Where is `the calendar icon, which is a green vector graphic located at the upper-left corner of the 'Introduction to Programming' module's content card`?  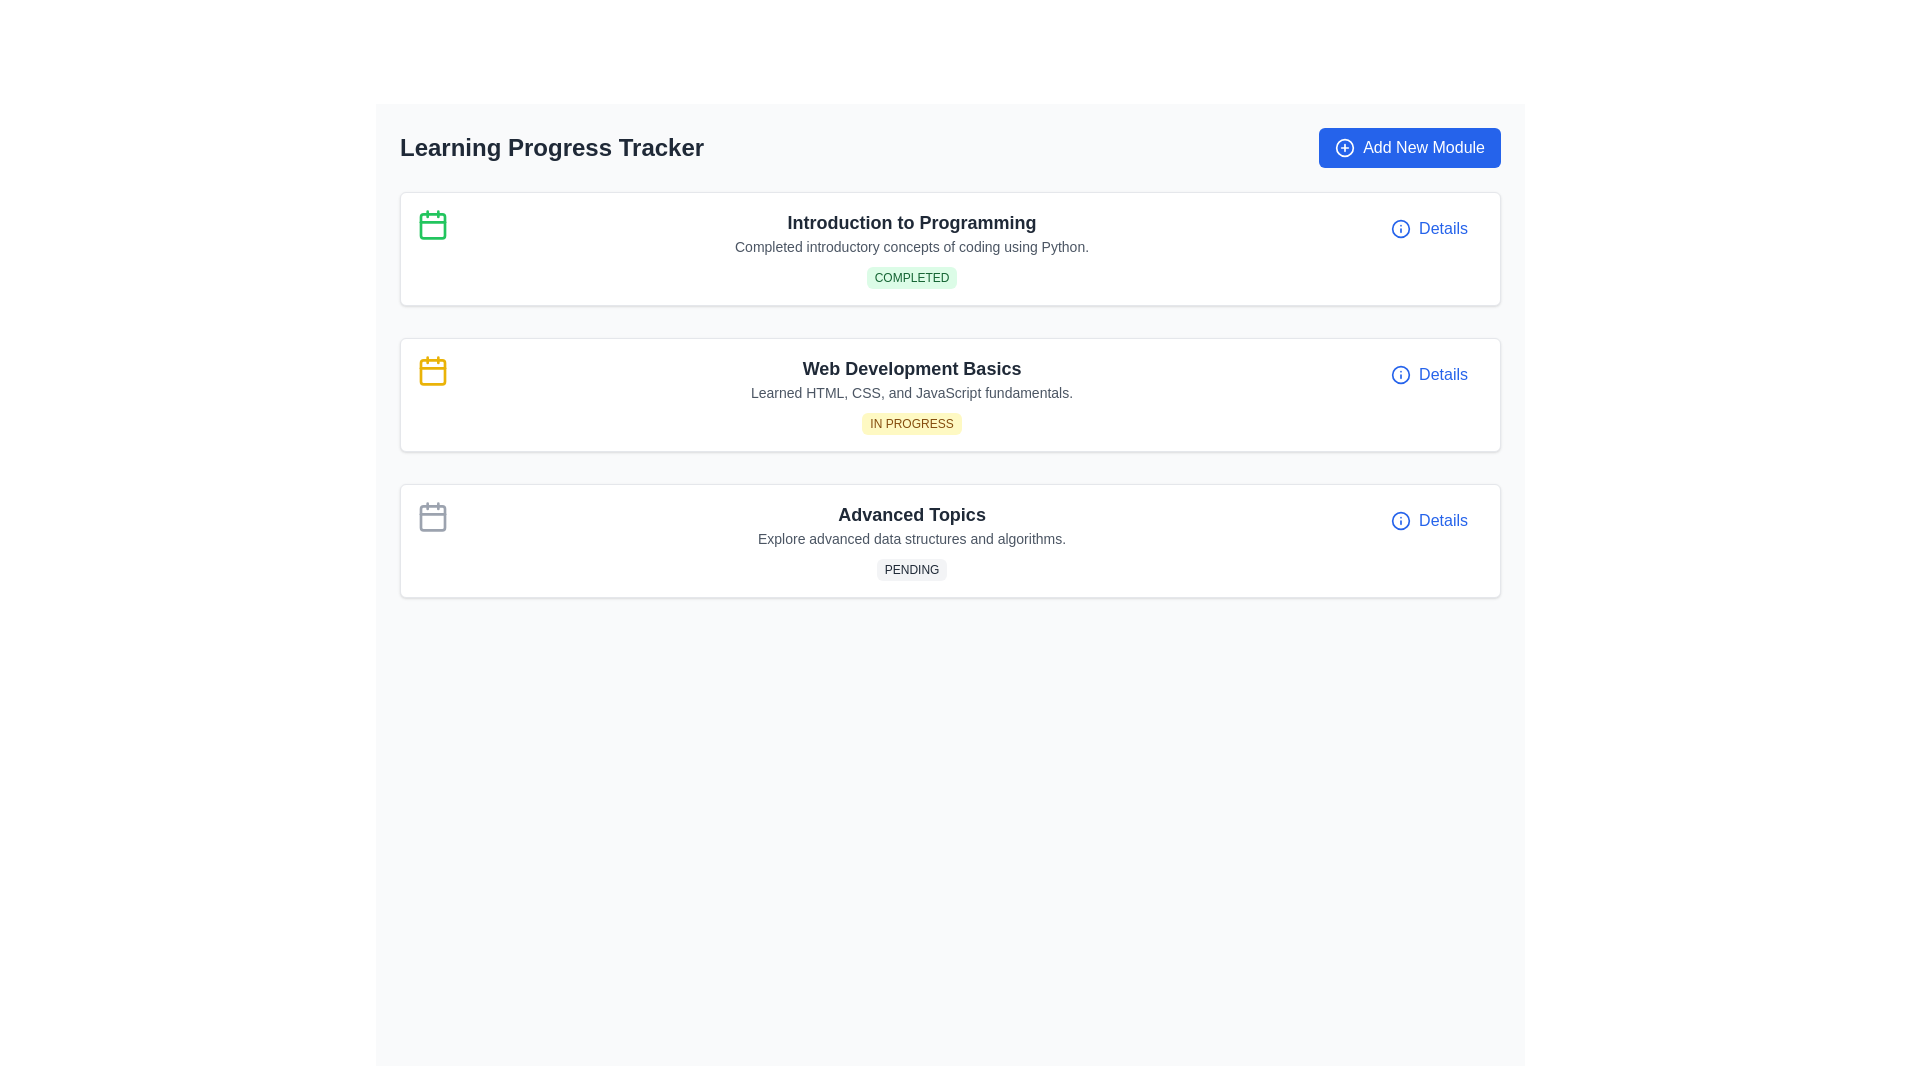
the calendar icon, which is a green vector graphic located at the upper-left corner of the 'Introduction to Programming' module's content card is located at coordinates (431, 224).